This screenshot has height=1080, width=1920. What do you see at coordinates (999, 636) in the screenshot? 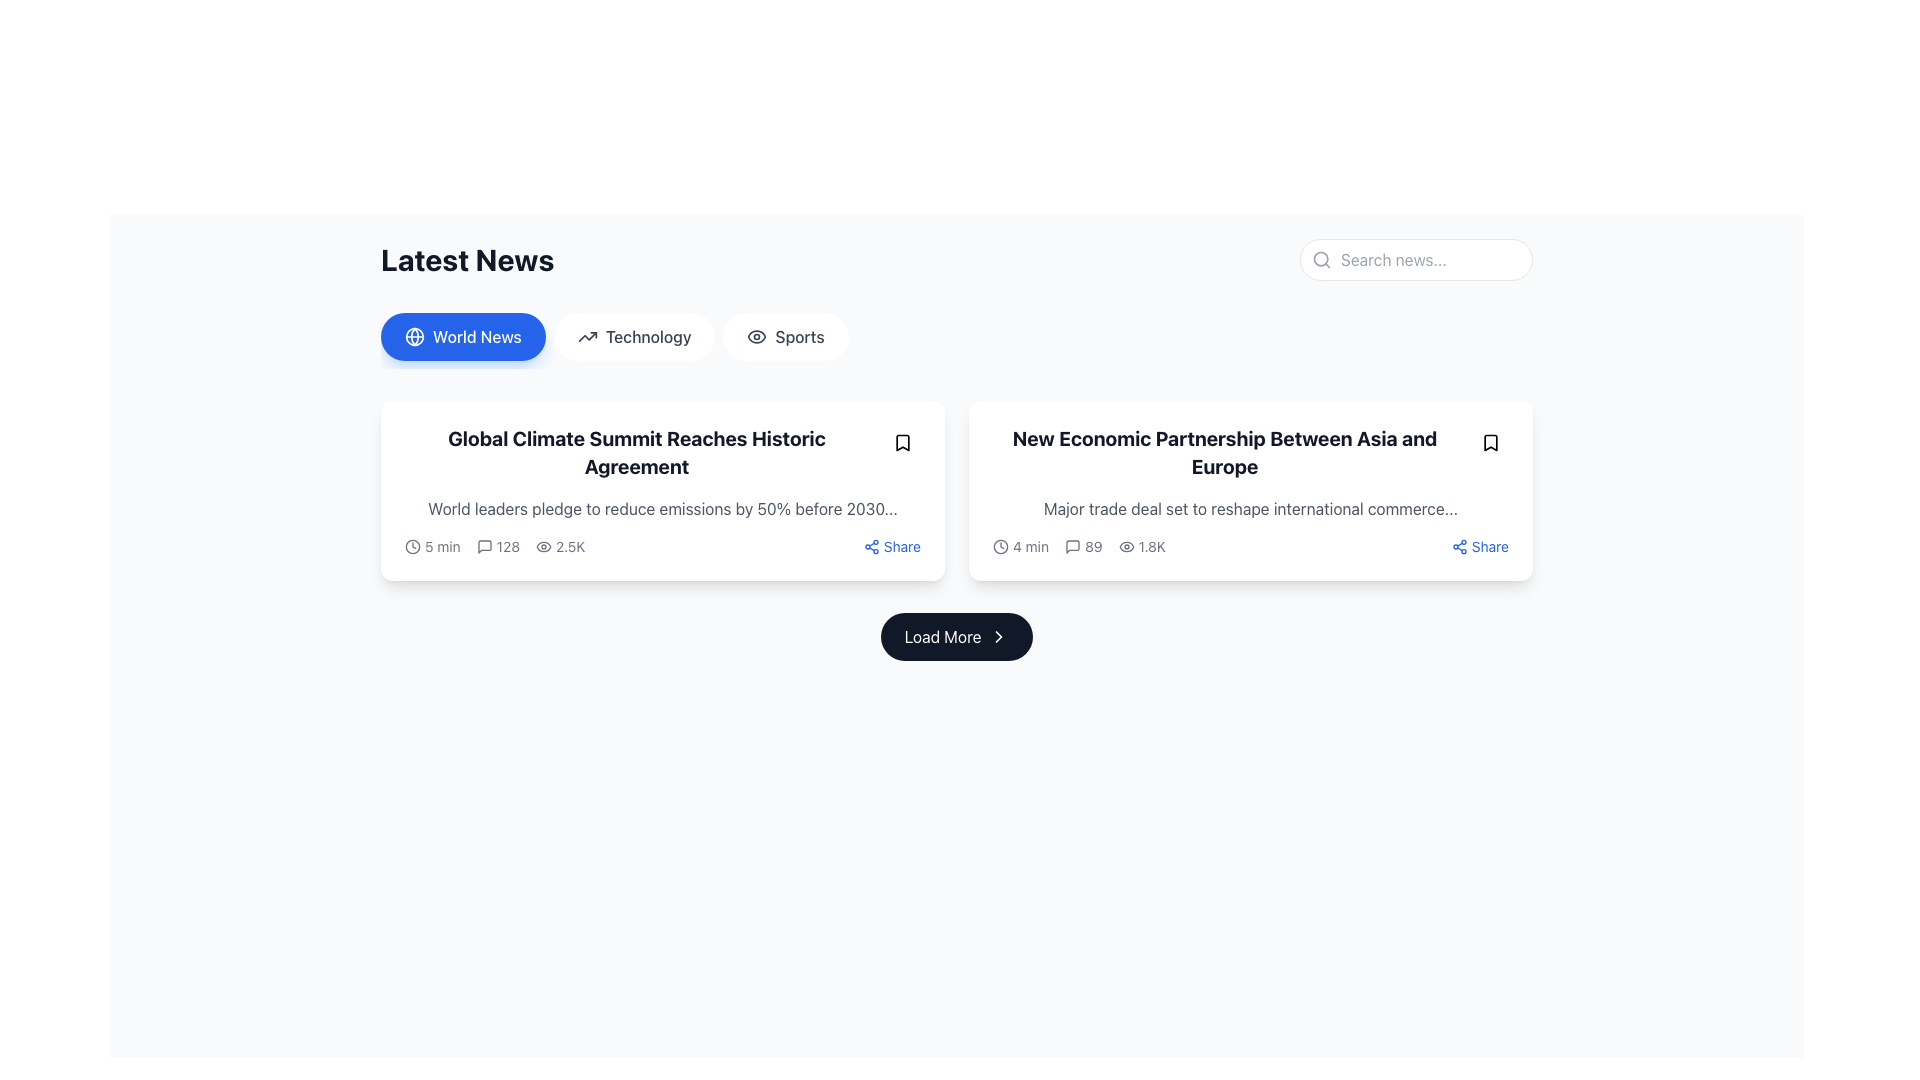
I see `keyboard navigation` at bounding box center [999, 636].